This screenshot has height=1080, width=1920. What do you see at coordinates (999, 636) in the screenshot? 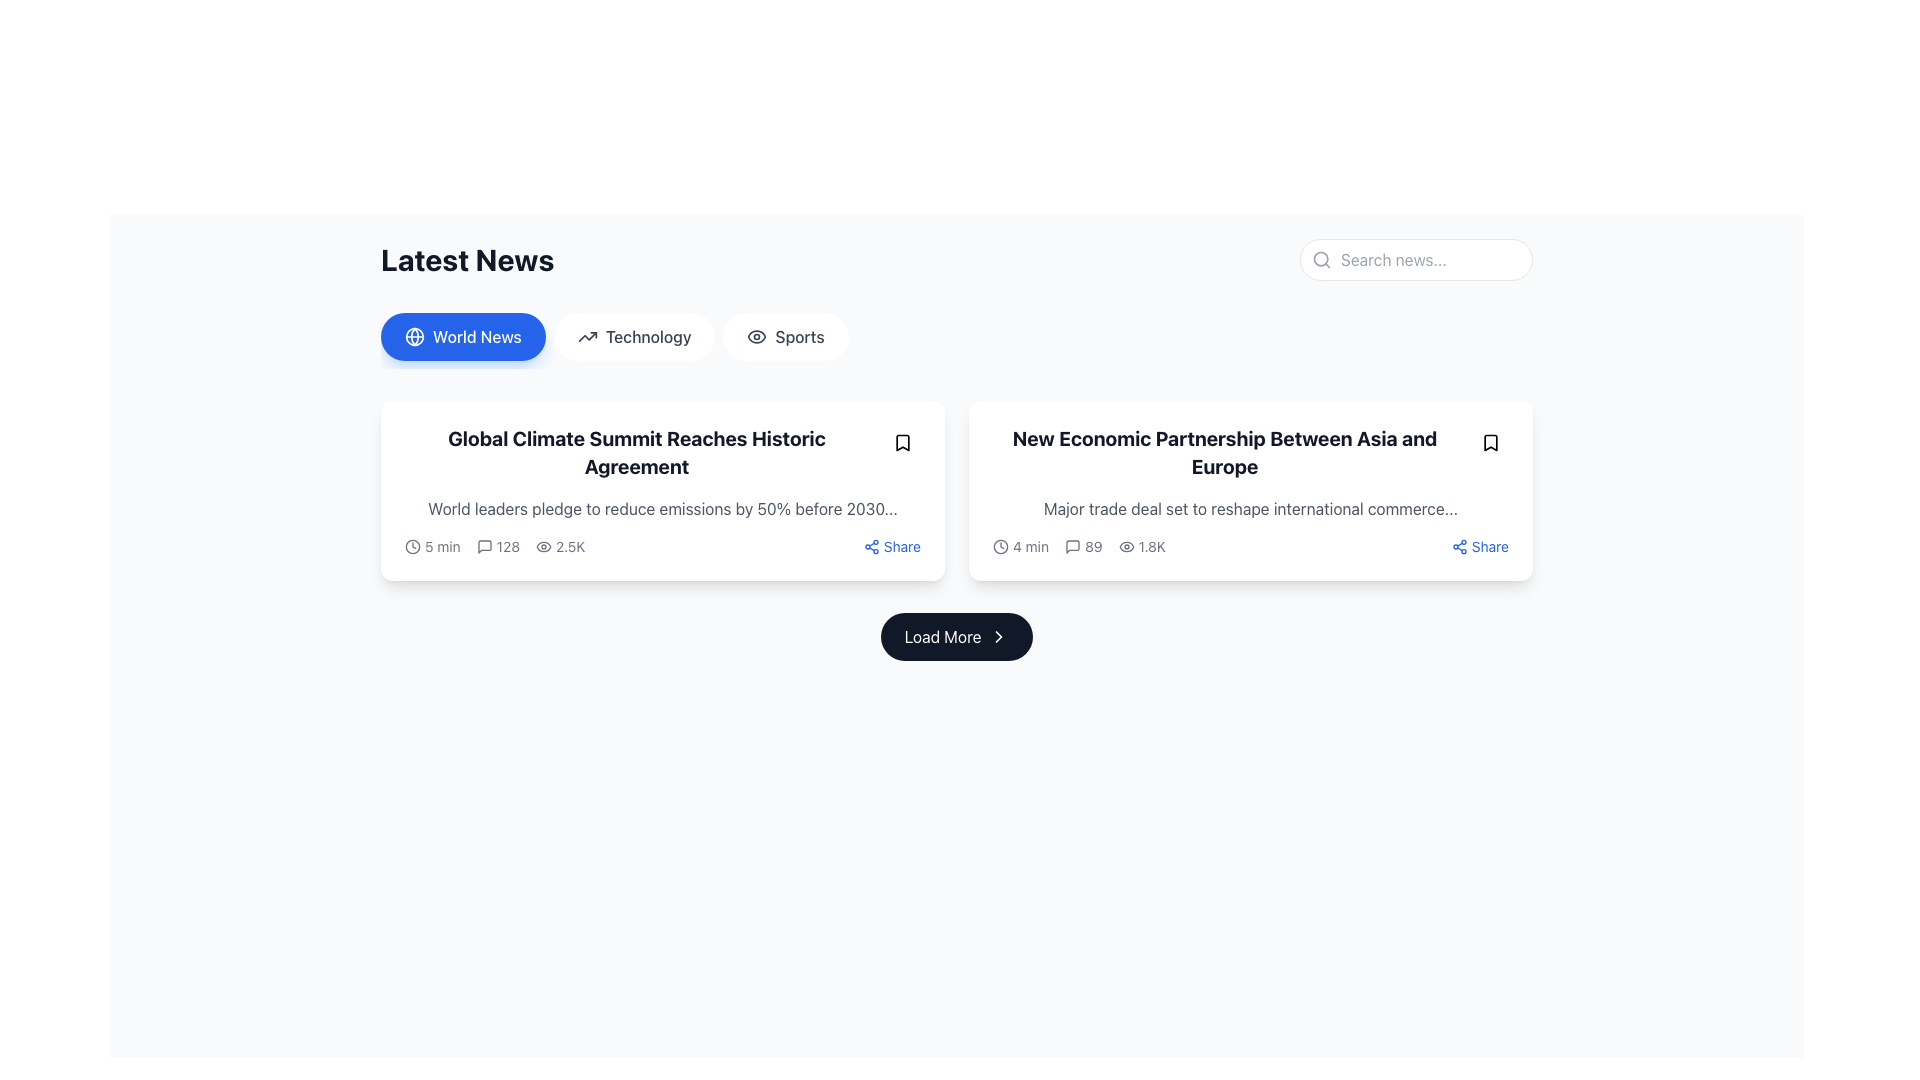
I see `keyboard navigation` at bounding box center [999, 636].